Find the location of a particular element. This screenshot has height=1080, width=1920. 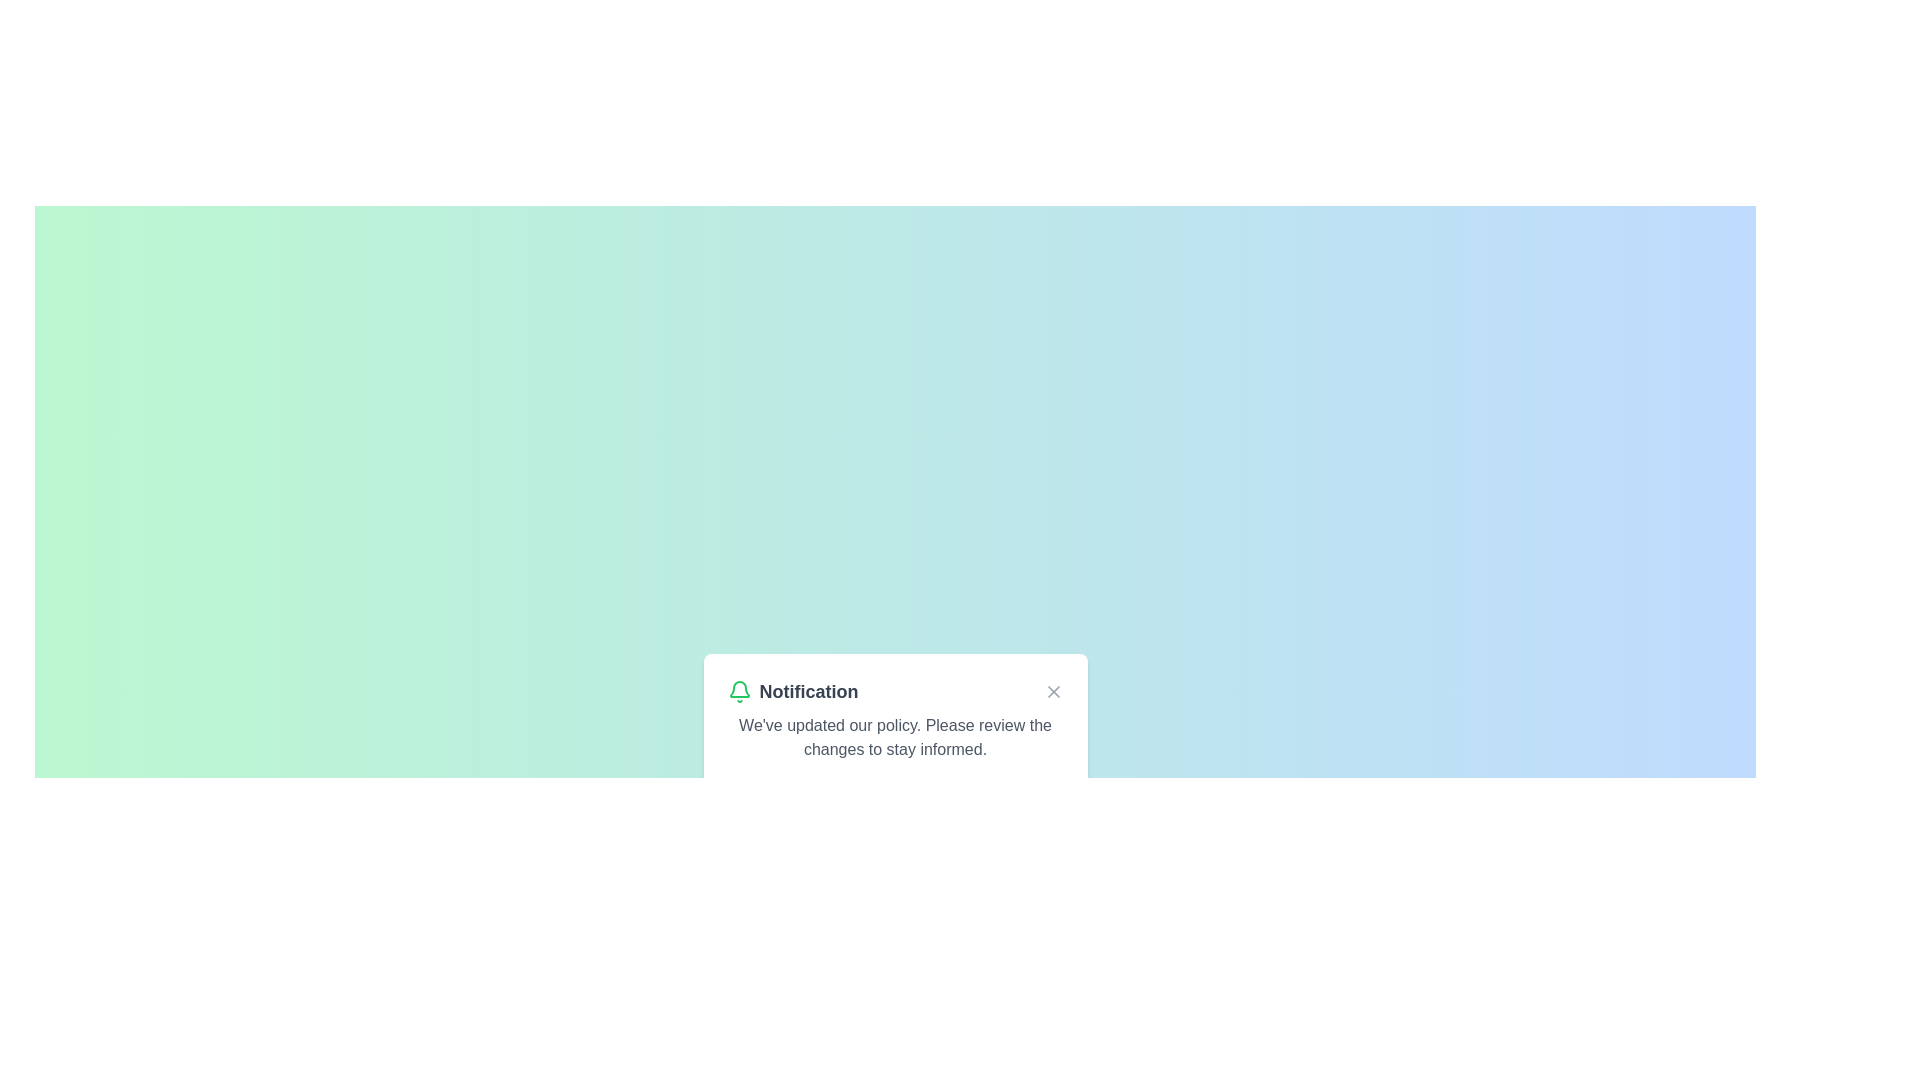

the green bell icon located to the left of the 'Notification' text label within the notification card is located at coordinates (738, 690).